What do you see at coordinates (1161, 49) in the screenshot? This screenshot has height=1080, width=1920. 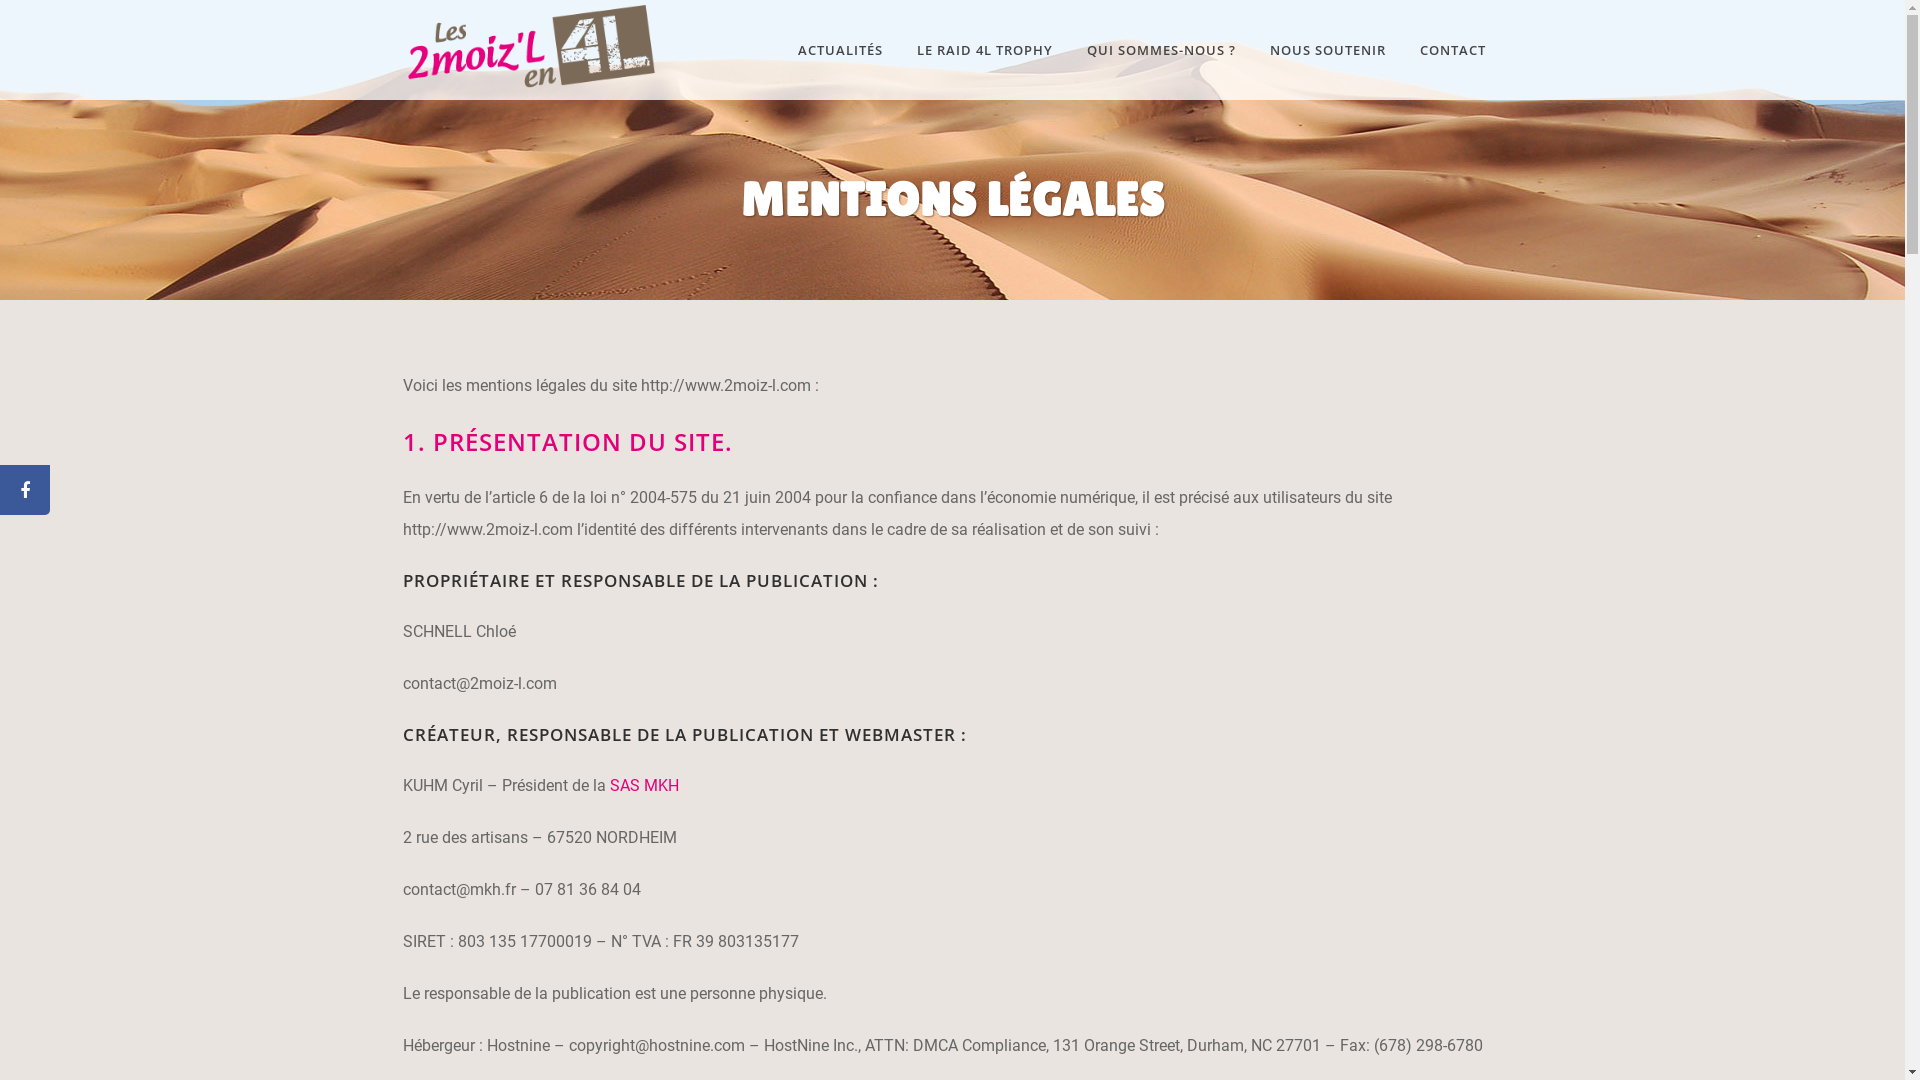 I see `'QUI SOMMES-NOUS ?'` at bounding box center [1161, 49].